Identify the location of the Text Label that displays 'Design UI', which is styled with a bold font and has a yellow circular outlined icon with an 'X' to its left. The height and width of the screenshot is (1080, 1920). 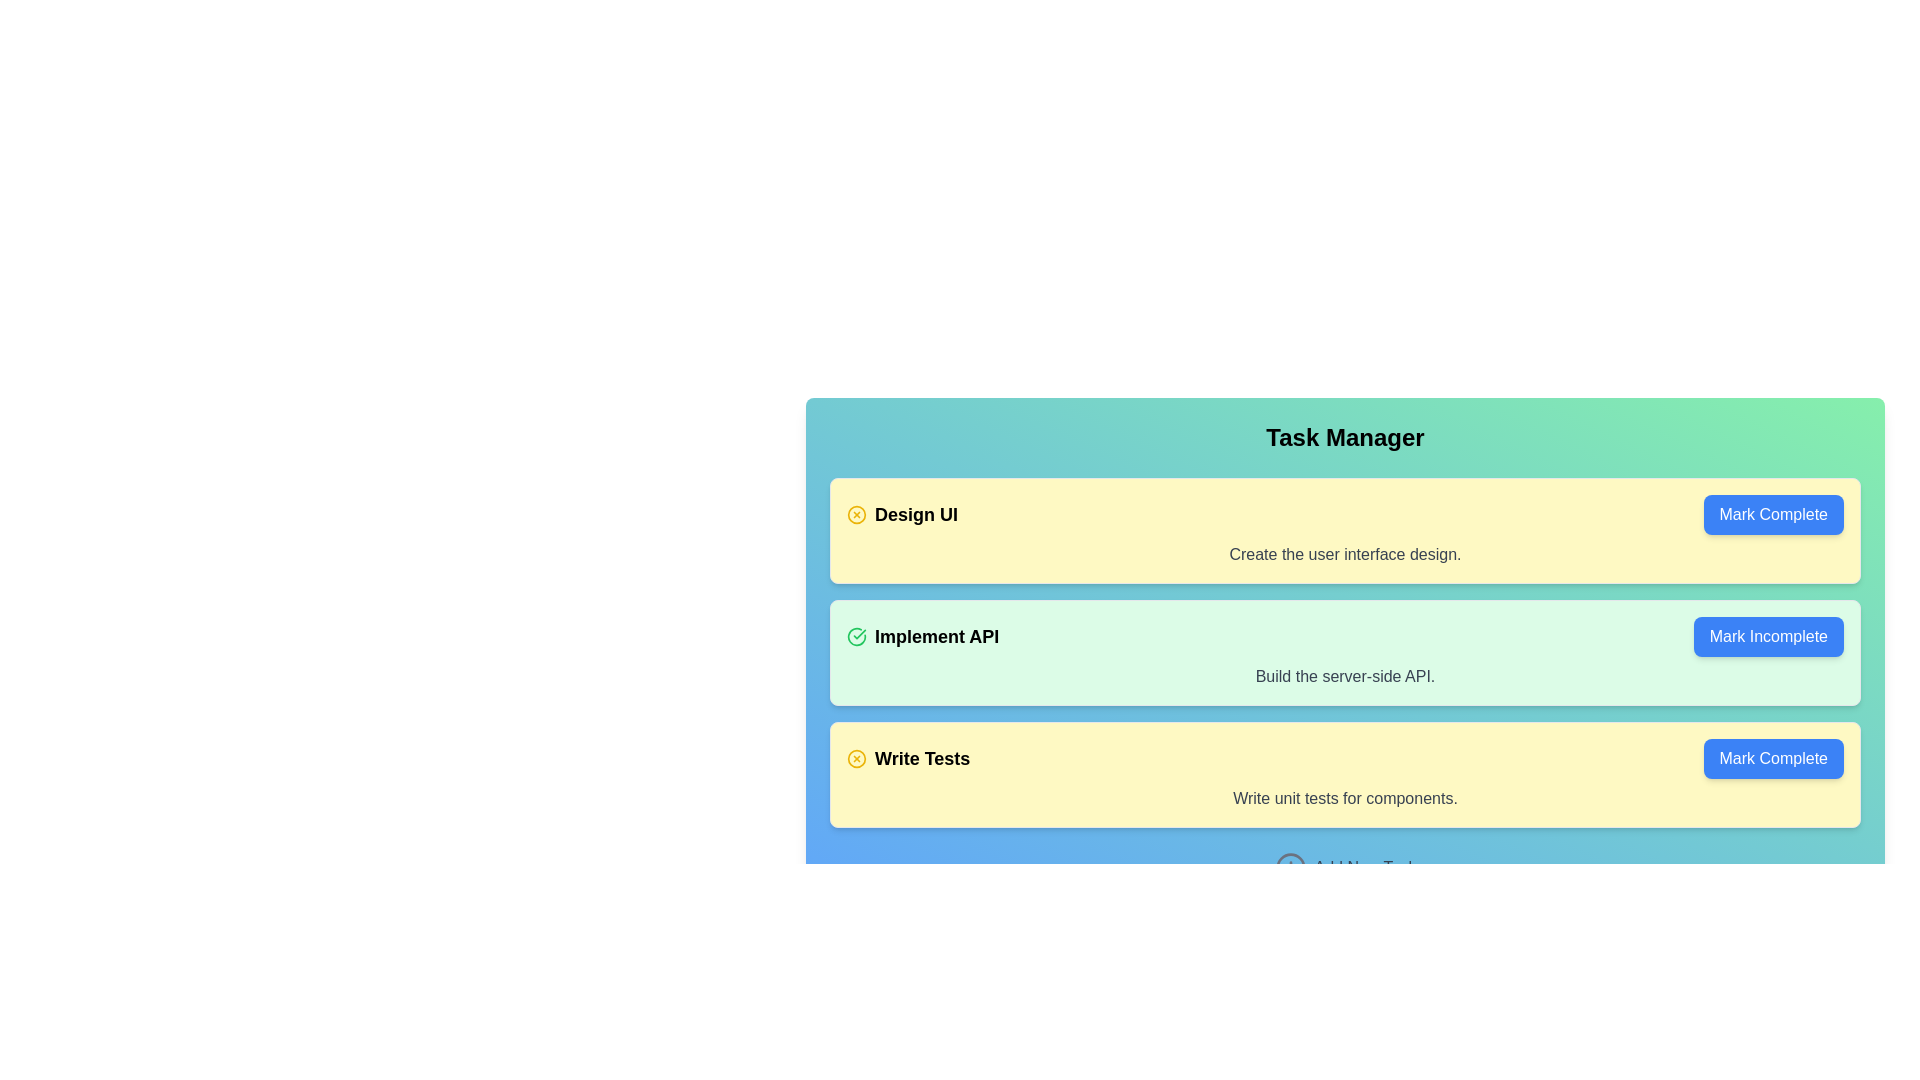
(901, 514).